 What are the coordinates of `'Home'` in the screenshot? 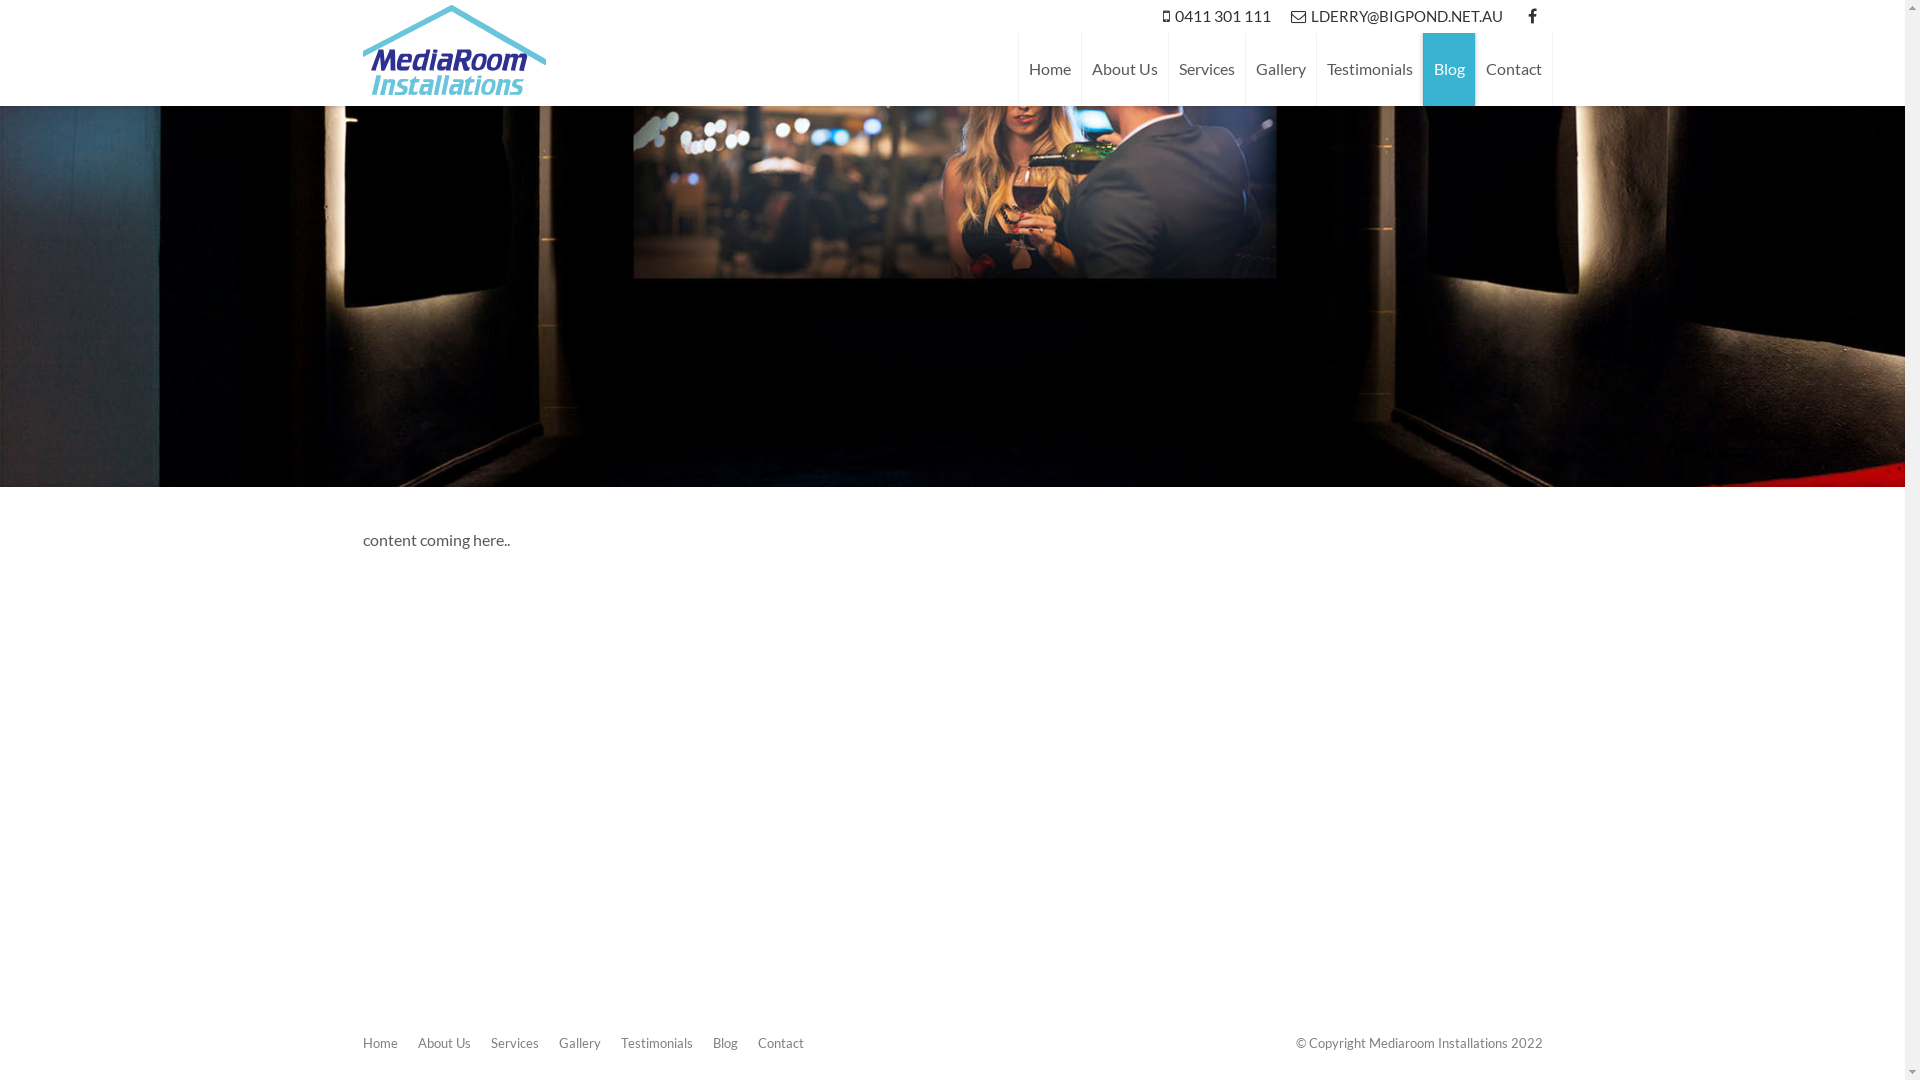 It's located at (379, 1041).